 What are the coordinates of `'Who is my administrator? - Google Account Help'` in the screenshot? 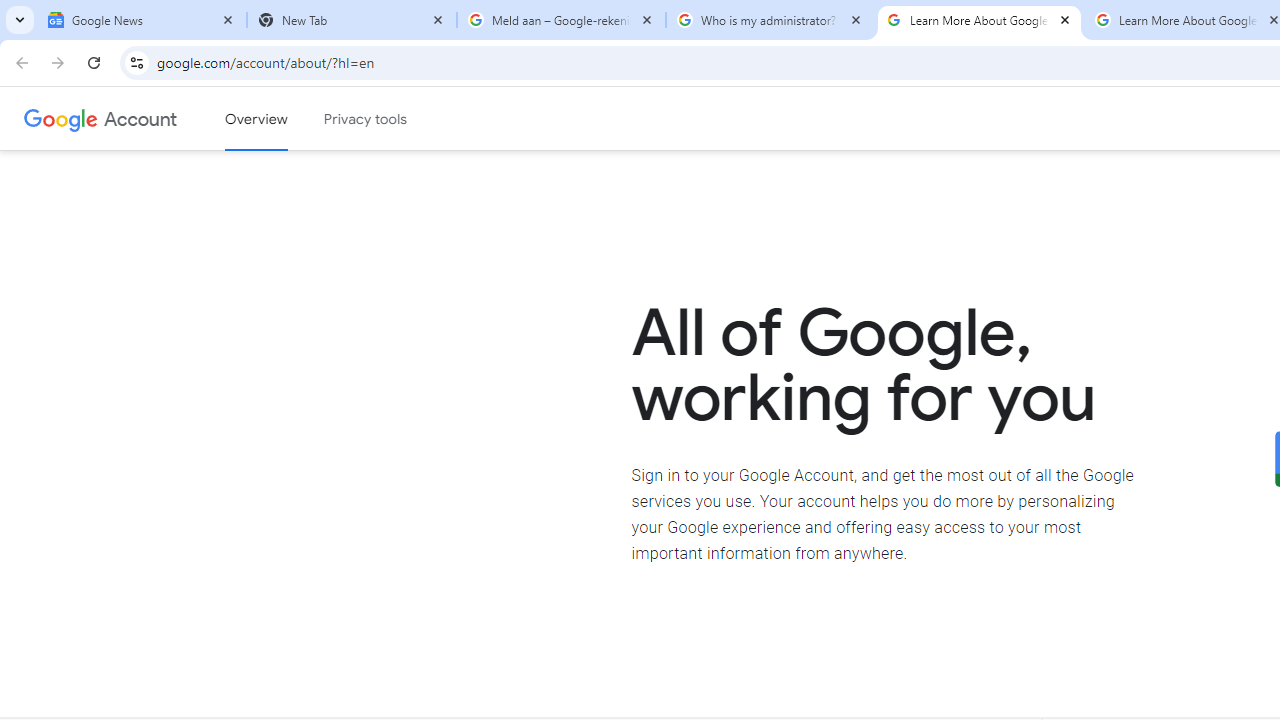 It's located at (769, 20).